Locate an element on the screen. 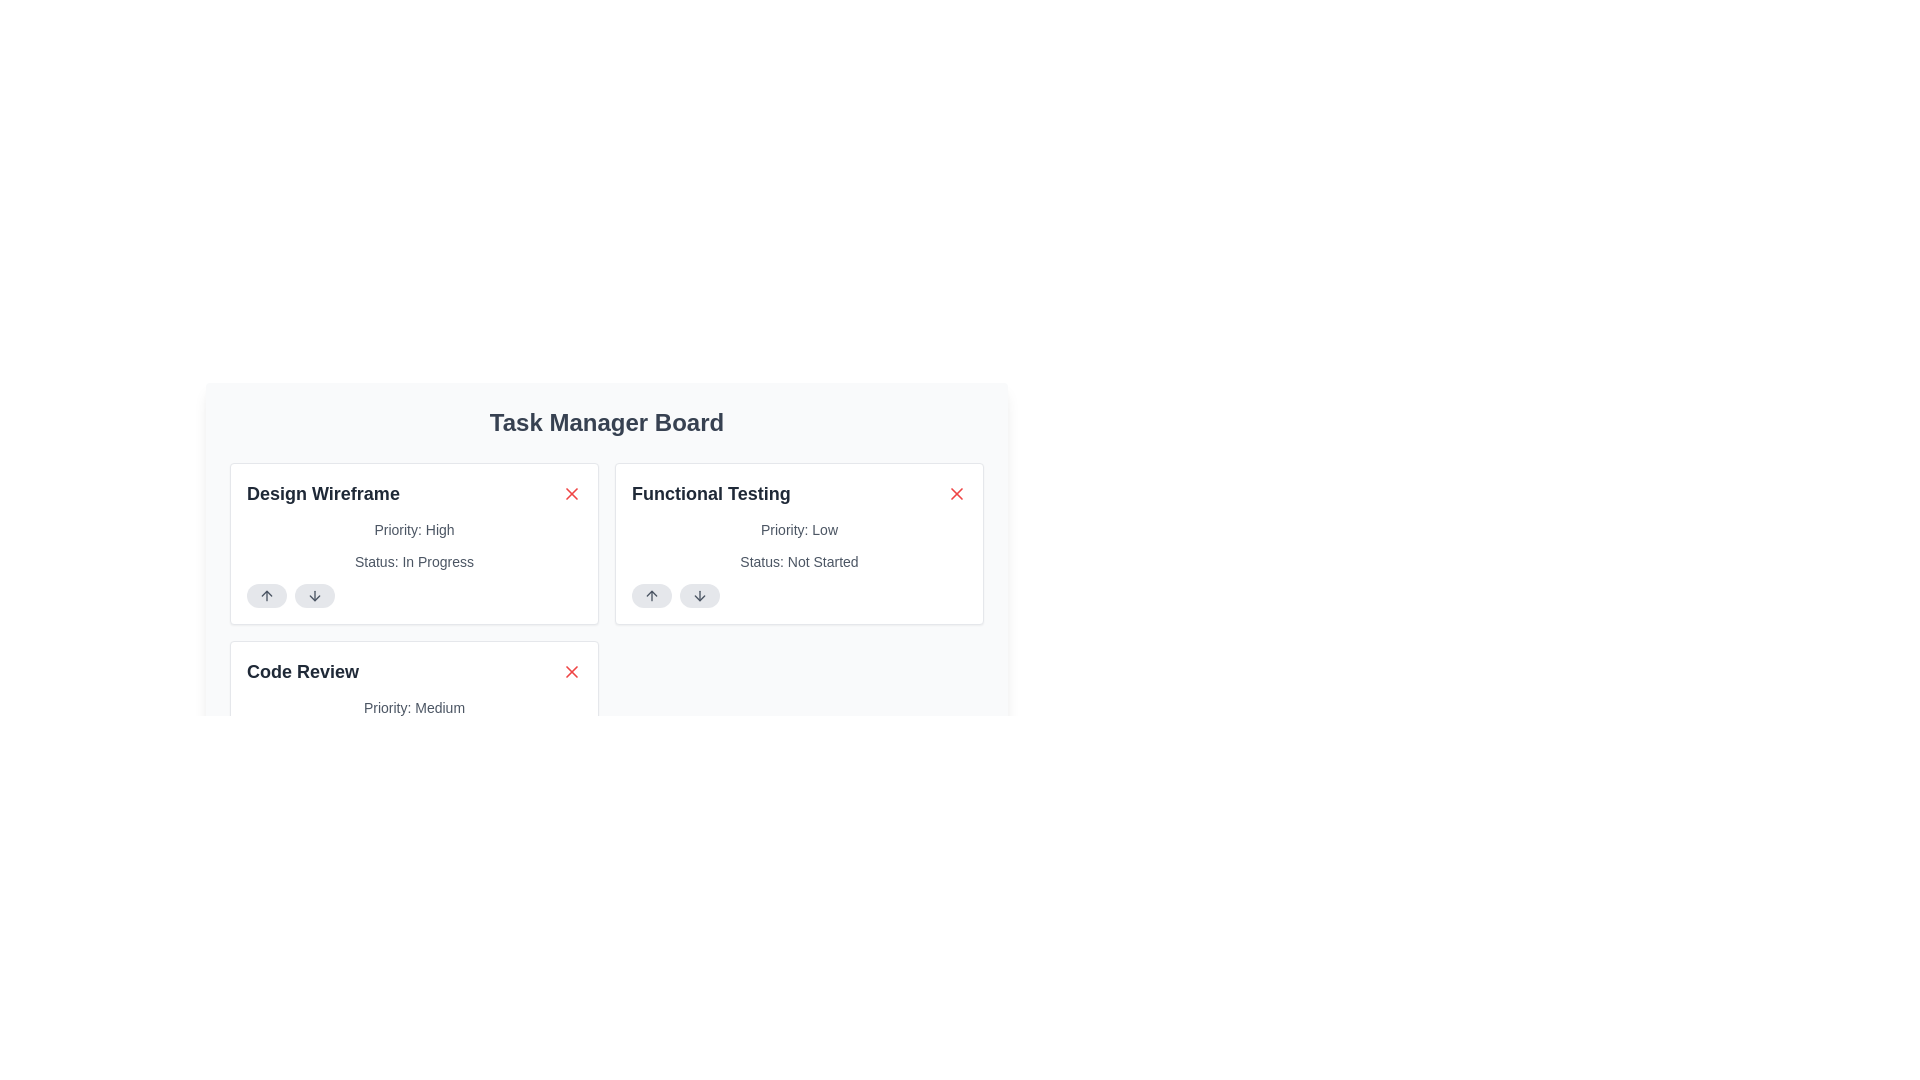 The height and width of the screenshot is (1080, 1920). the text label displaying 'Priority: High' located in the task card titled 'Design Wireframe', which is positioned above 'Status: In Progress' is located at coordinates (413, 528).